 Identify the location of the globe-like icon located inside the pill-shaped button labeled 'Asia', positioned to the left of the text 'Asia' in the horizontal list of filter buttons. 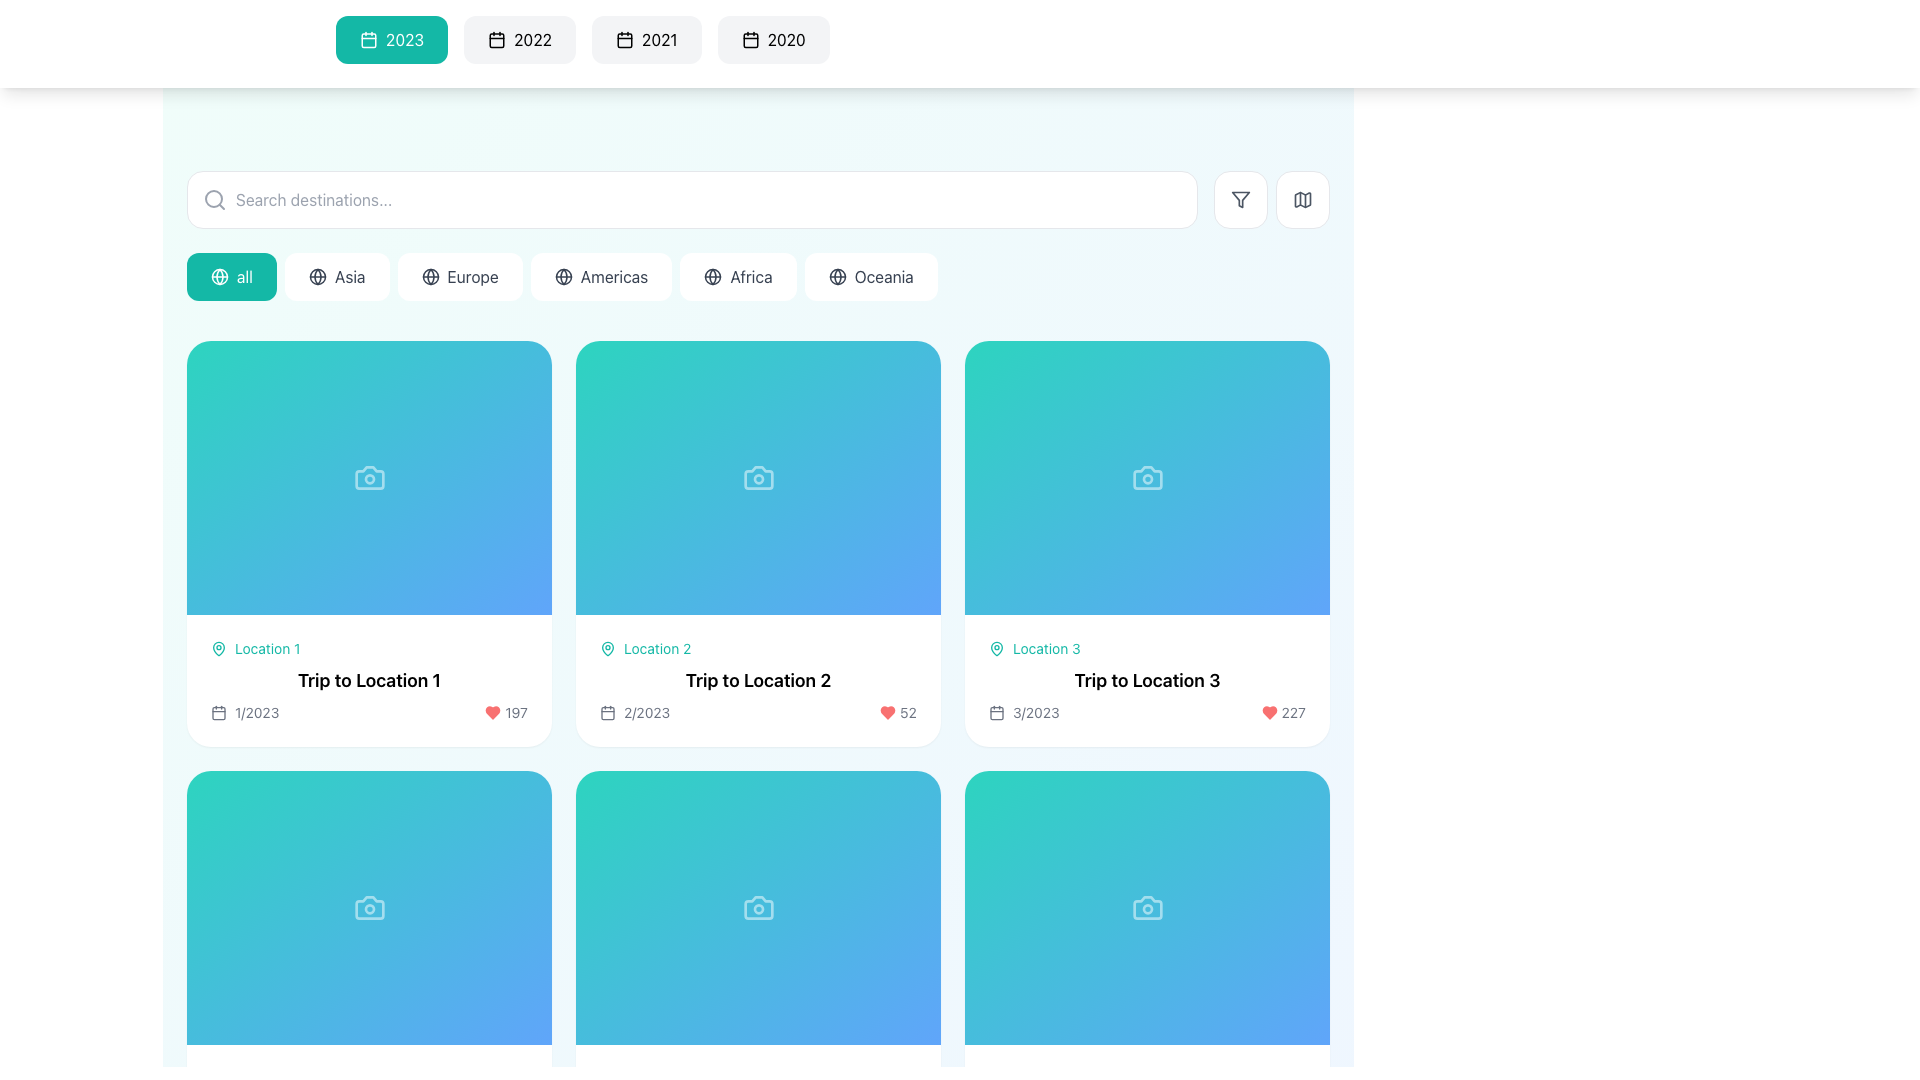
(316, 277).